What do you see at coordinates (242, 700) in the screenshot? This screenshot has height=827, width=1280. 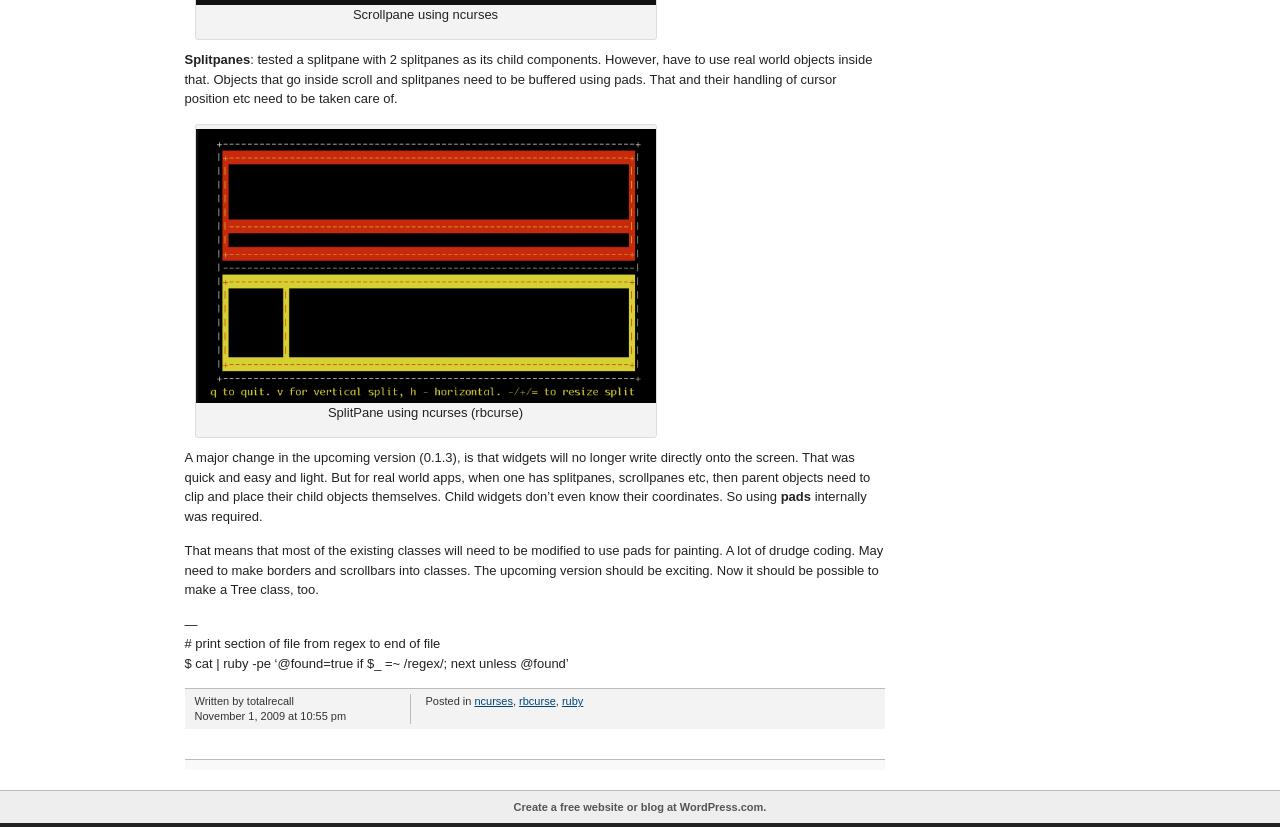 I see `'Written by totalrecall'` at bounding box center [242, 700].